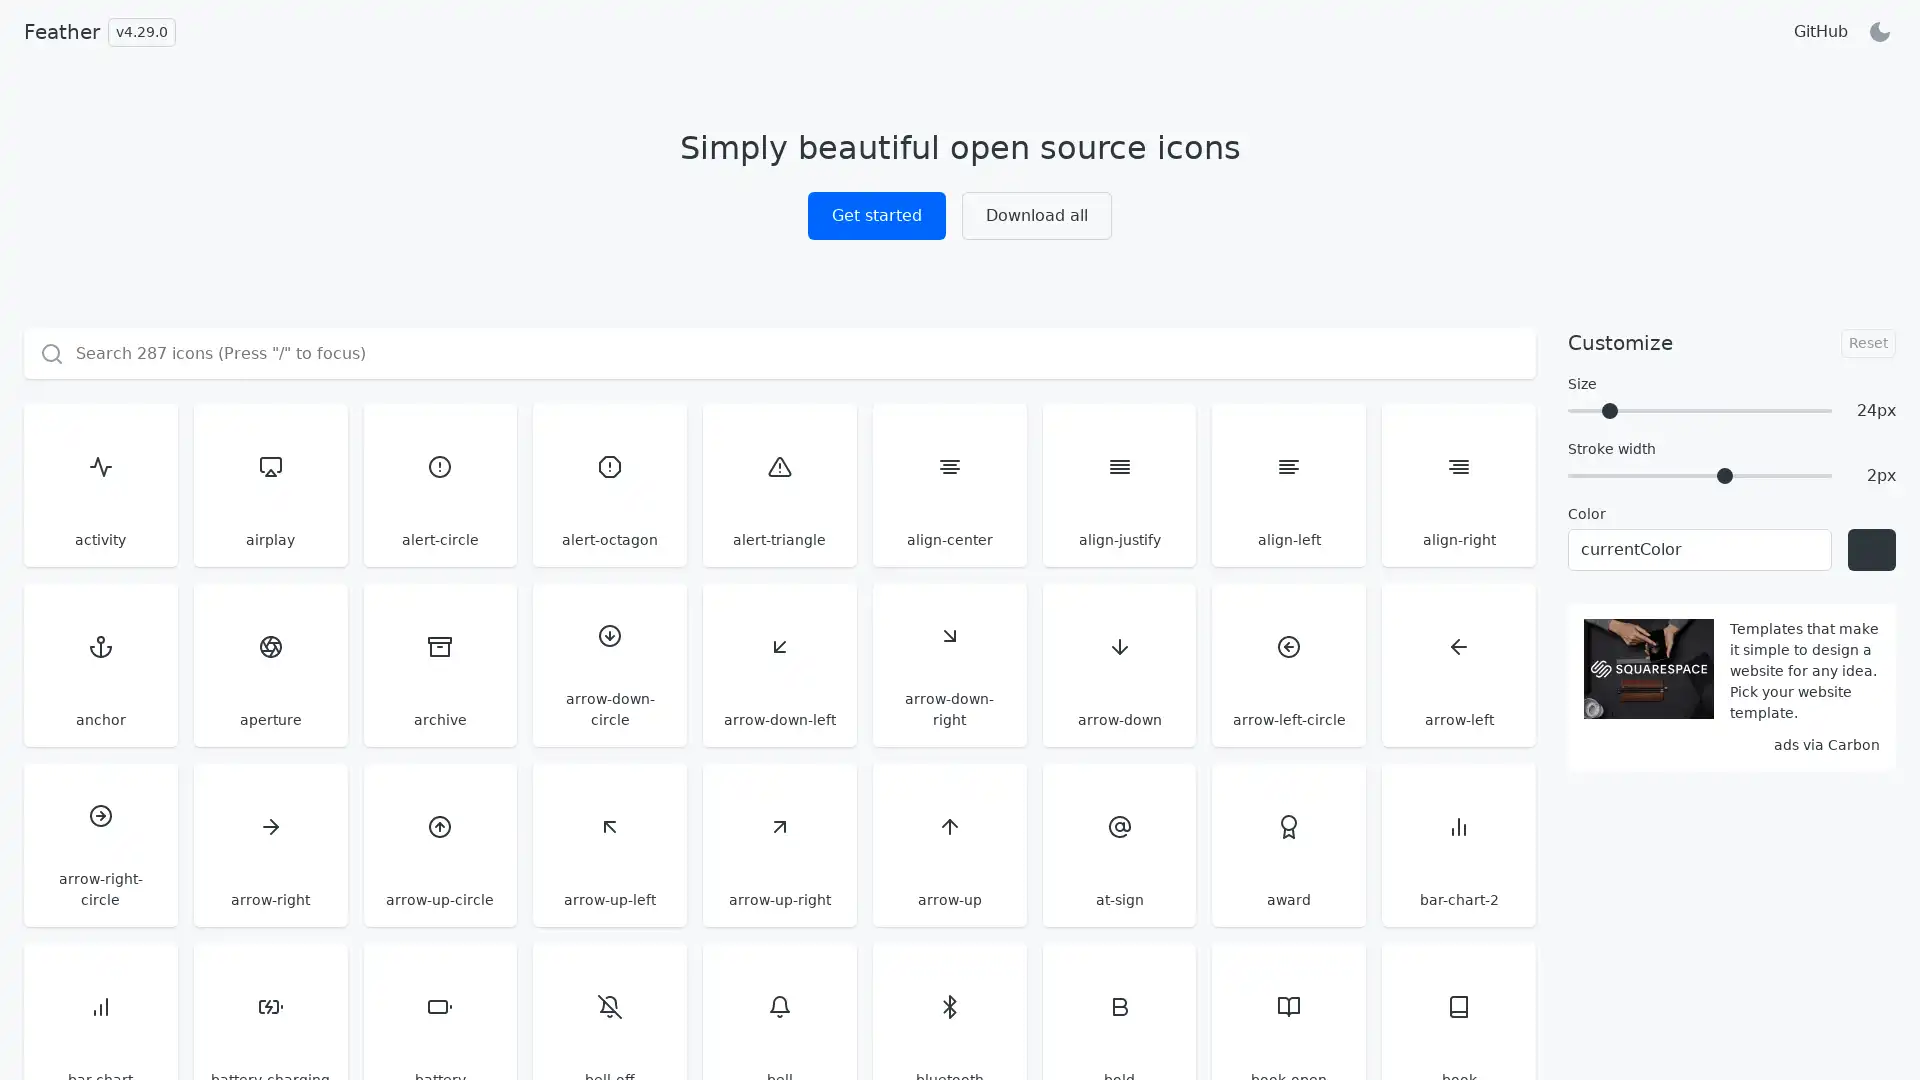 Image resolution: width=1920 pixels, height=1080 pixels. Describe the element at coordinates (1117, 485) in the screenshot. I see `align-justify` at that location.